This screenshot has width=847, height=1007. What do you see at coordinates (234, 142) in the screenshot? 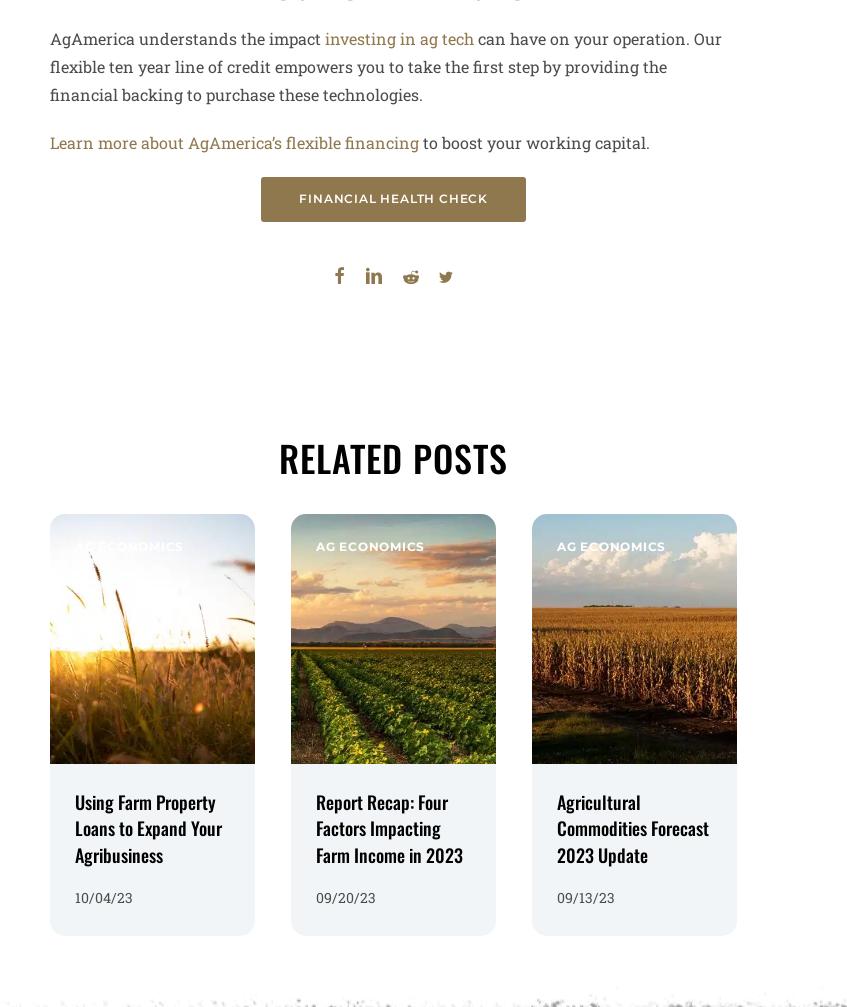
I see `'Learn more about AgAmerica’s flexible financing'` at bounding box center [234, 142].